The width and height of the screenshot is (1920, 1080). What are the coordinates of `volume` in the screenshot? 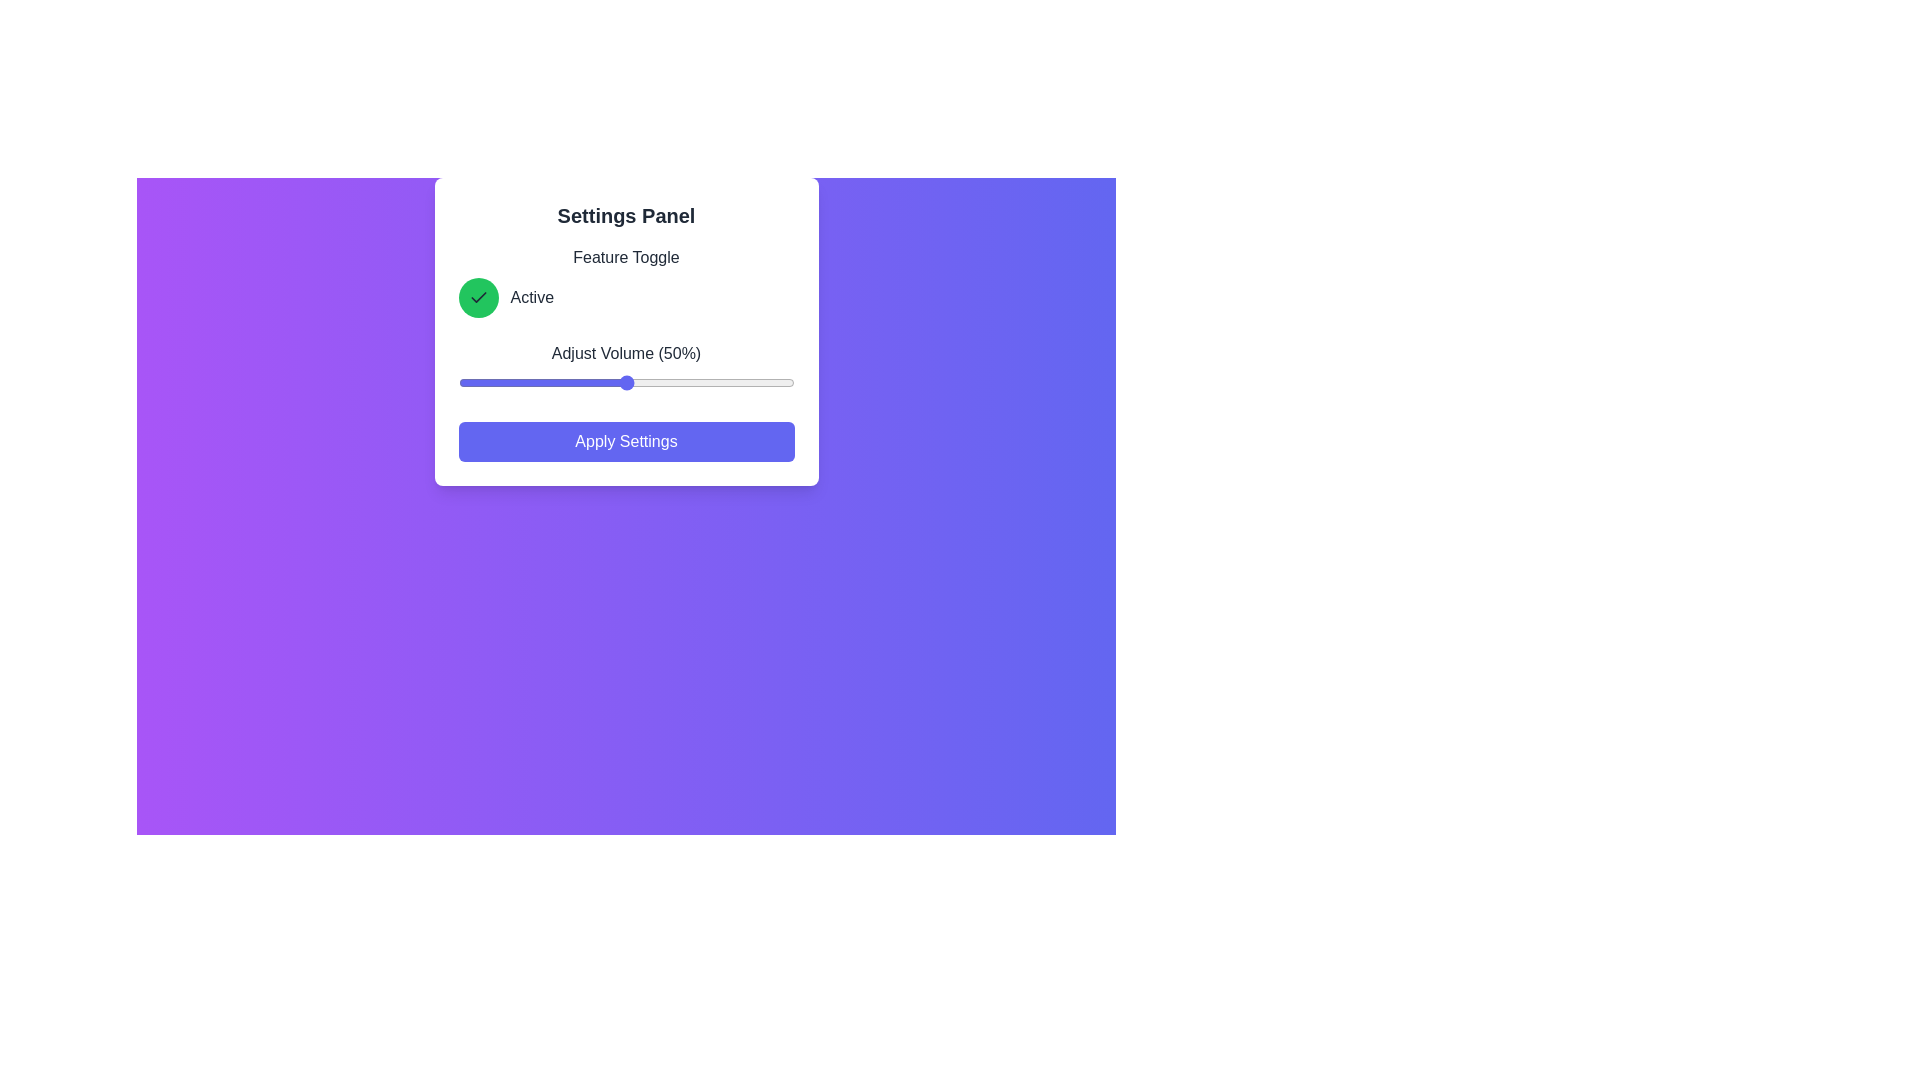 It's located at (736, 382).